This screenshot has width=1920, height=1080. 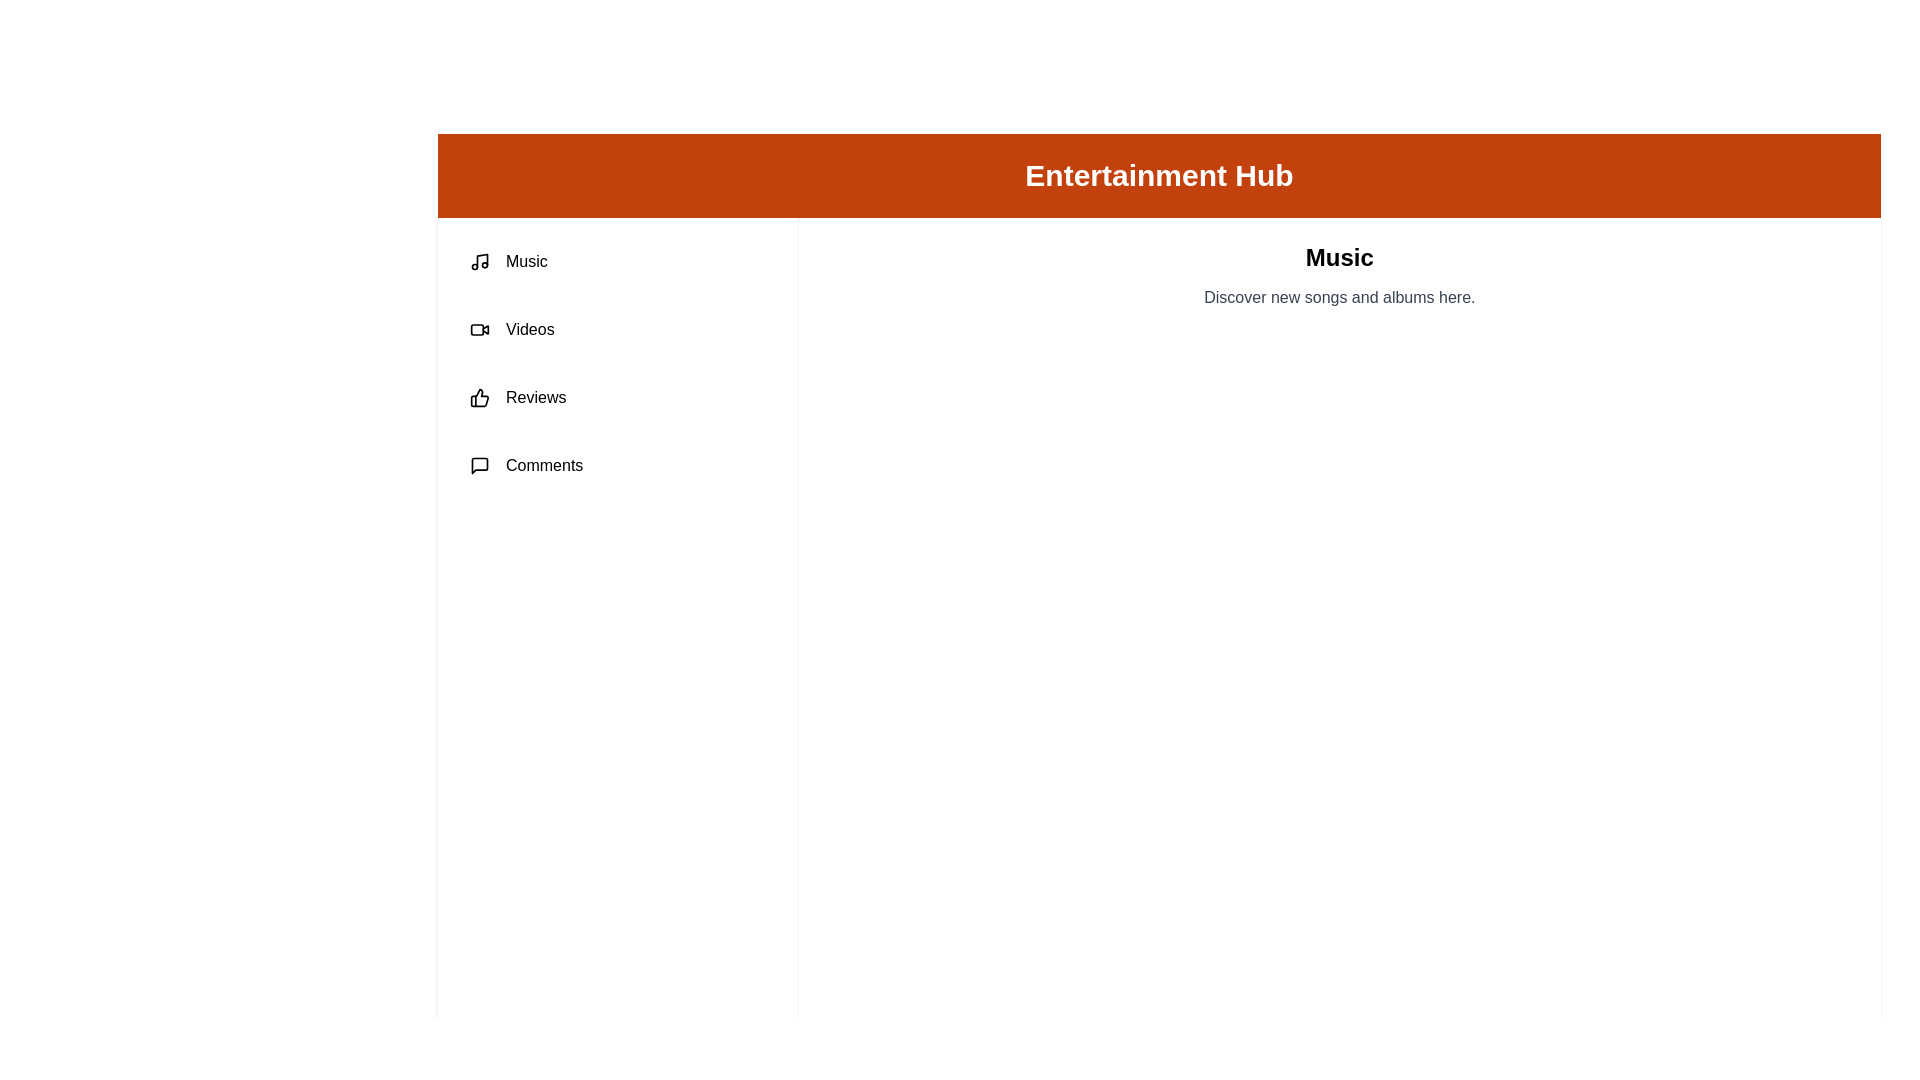 I want to click on the tab labeled Reviews from the tab list, so click(x=617, y=397).